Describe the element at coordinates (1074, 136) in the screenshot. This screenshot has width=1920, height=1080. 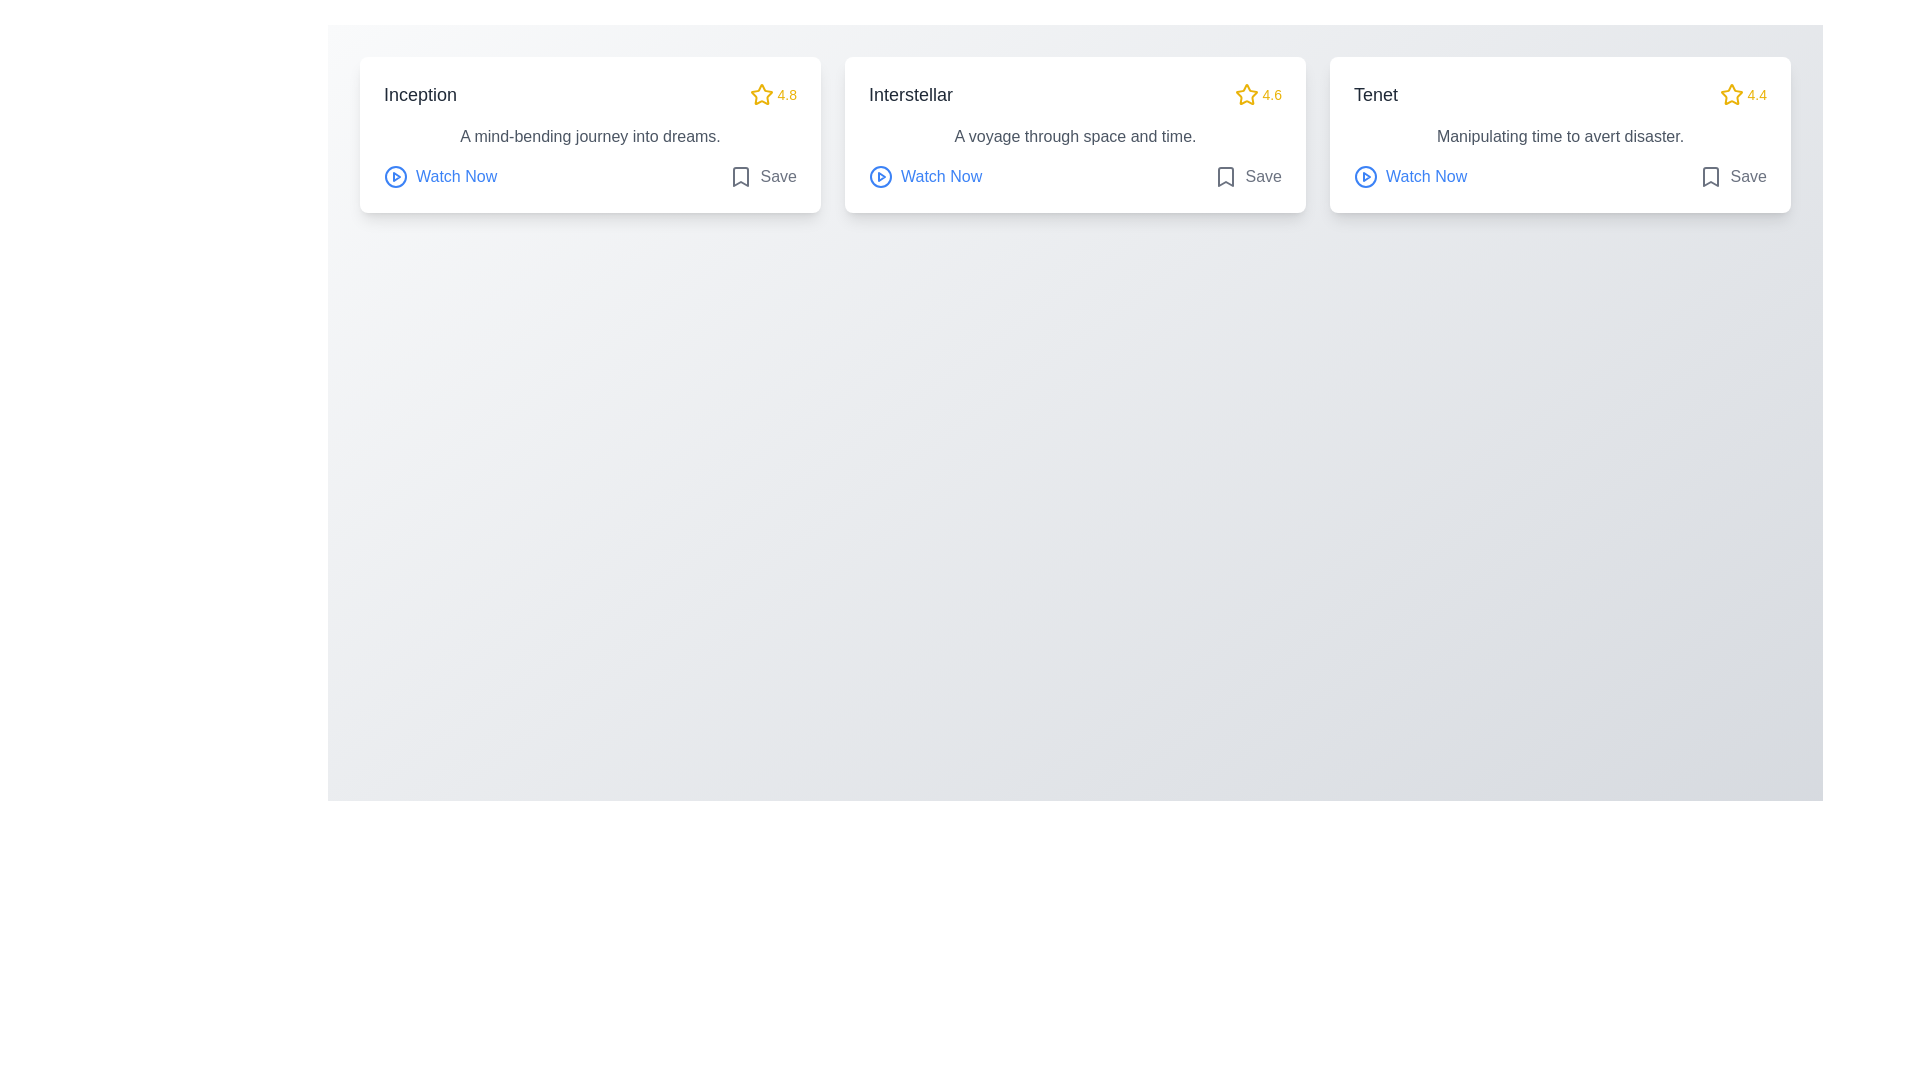
I see `the movie's theme` at that location.